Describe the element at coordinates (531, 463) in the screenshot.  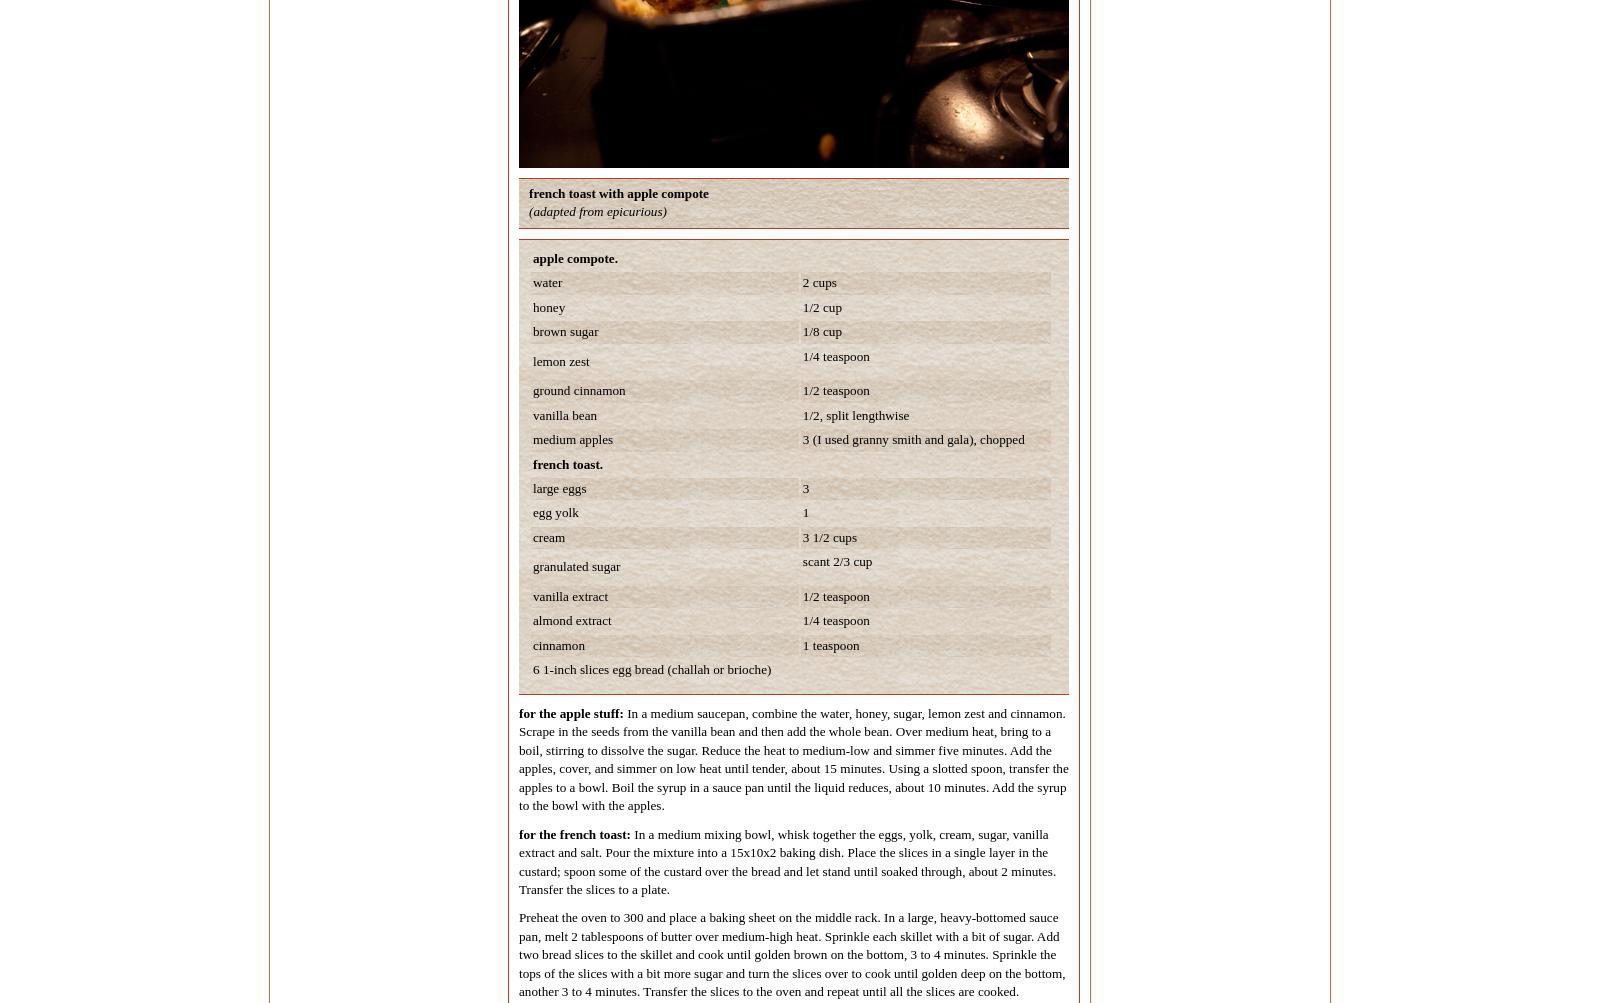
I see `'french toast.'` at that location.